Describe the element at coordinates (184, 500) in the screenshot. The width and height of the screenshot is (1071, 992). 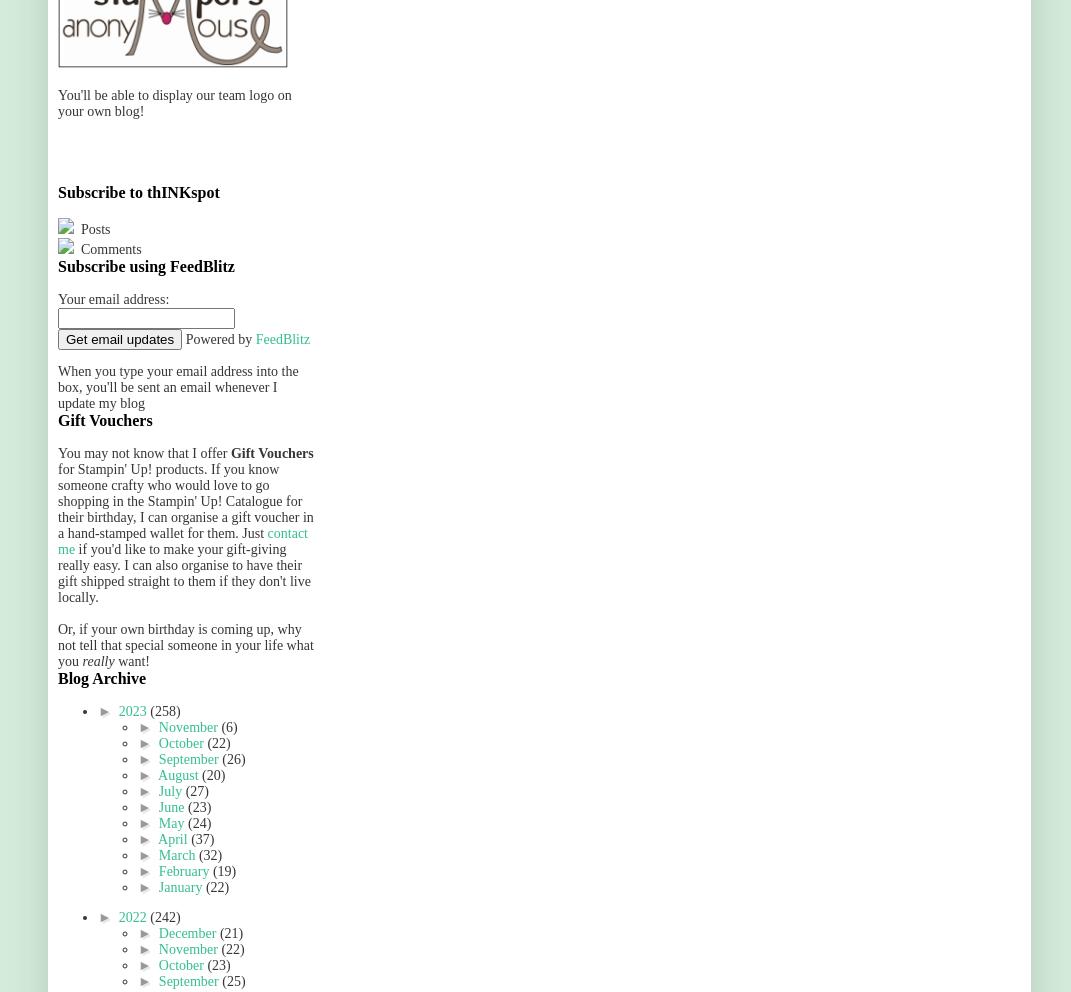
I see `'for Stampin' Up! products. If you know someone crafty who would love to go shopping in the Stampin' Up! Catalogue for their birthday, I can organise a gift voucher in a hand-stamped wallet for them. Just'` at that location.